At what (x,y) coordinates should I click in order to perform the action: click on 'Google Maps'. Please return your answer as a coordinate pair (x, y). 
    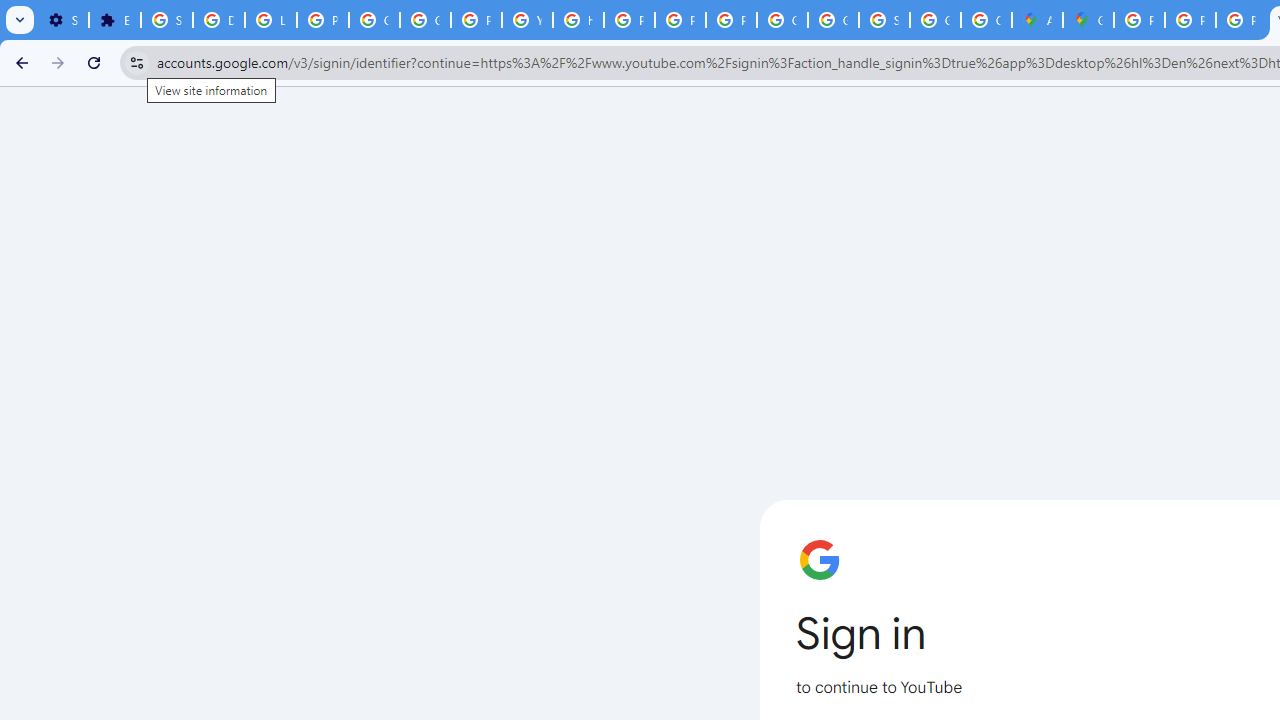
    Looking at the image, I should click on (1087, 20).